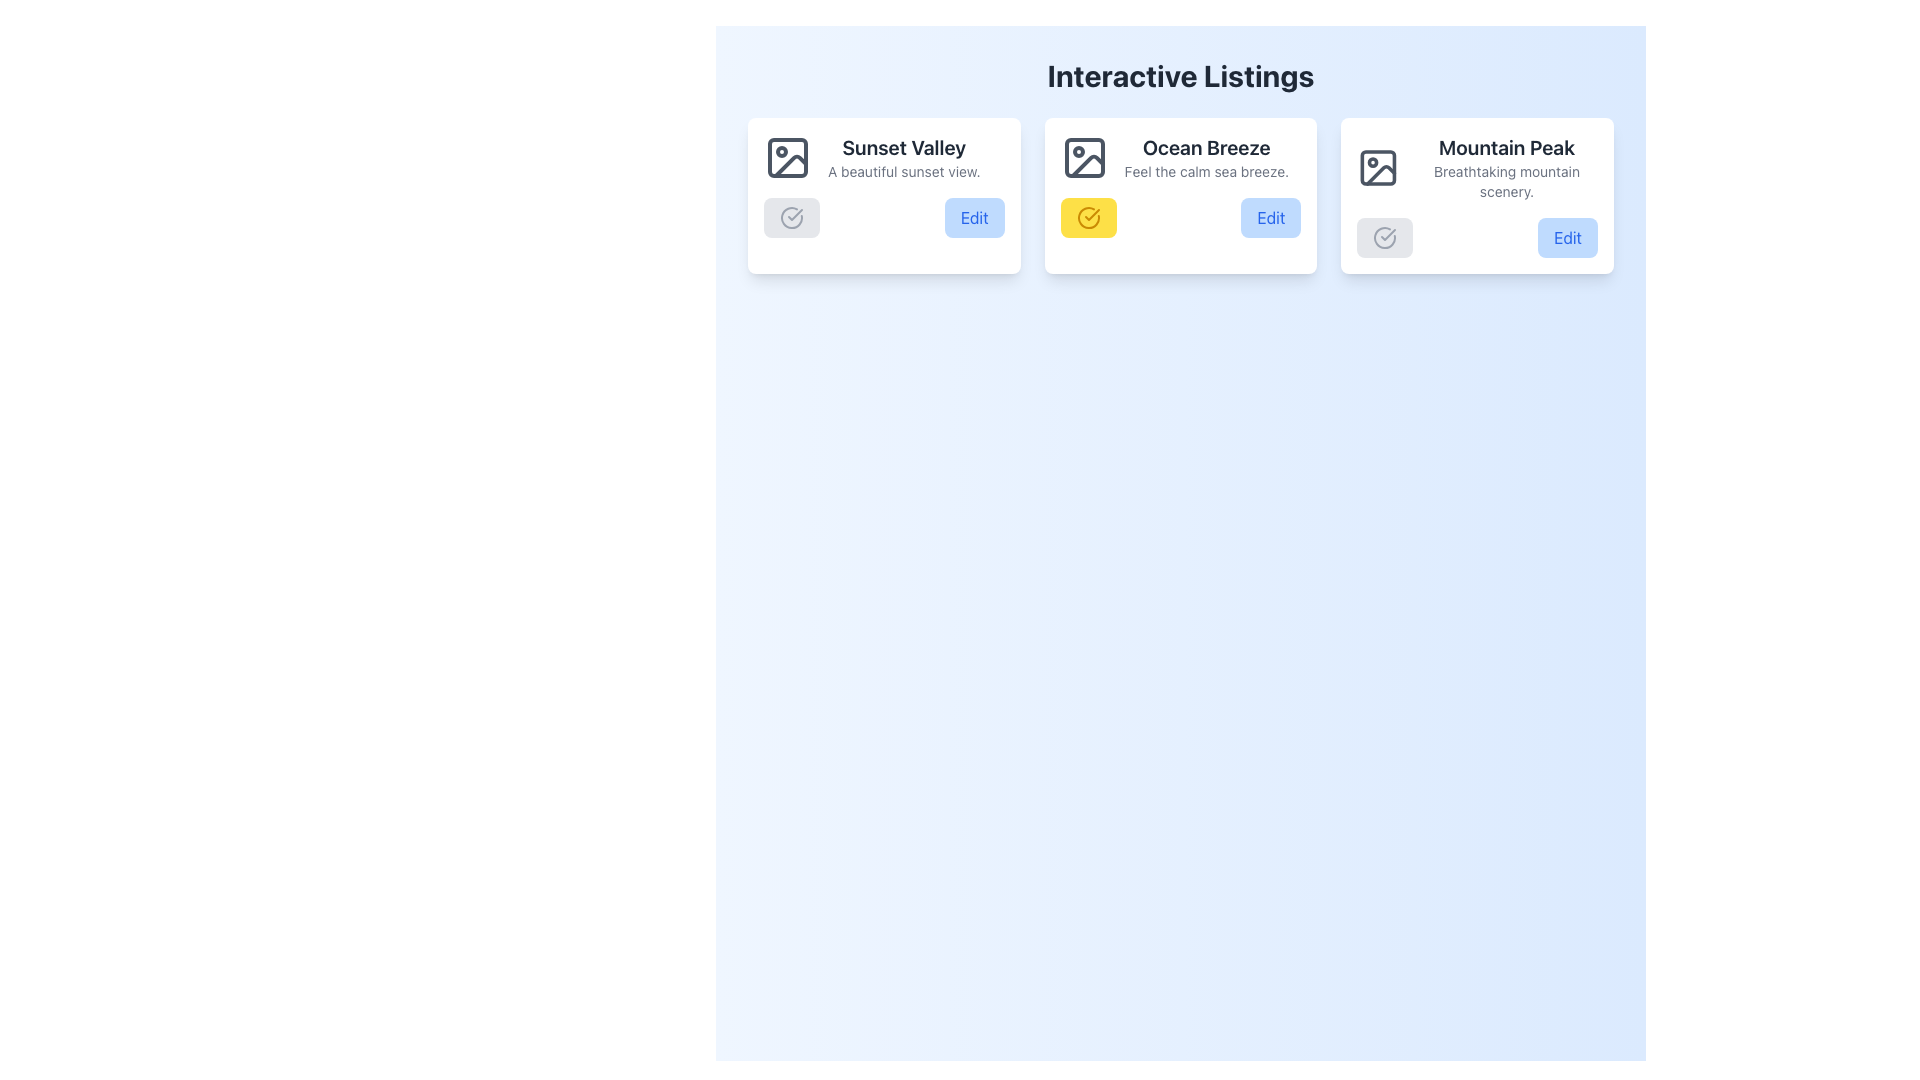  What do you see at coordinates (1384, 237) in the screenshot?
I see `the circular gray icon with a checkmark inside, located at the bottom-left corner of the 'Mountain Peak' card` at bounding box center [1384, 237].